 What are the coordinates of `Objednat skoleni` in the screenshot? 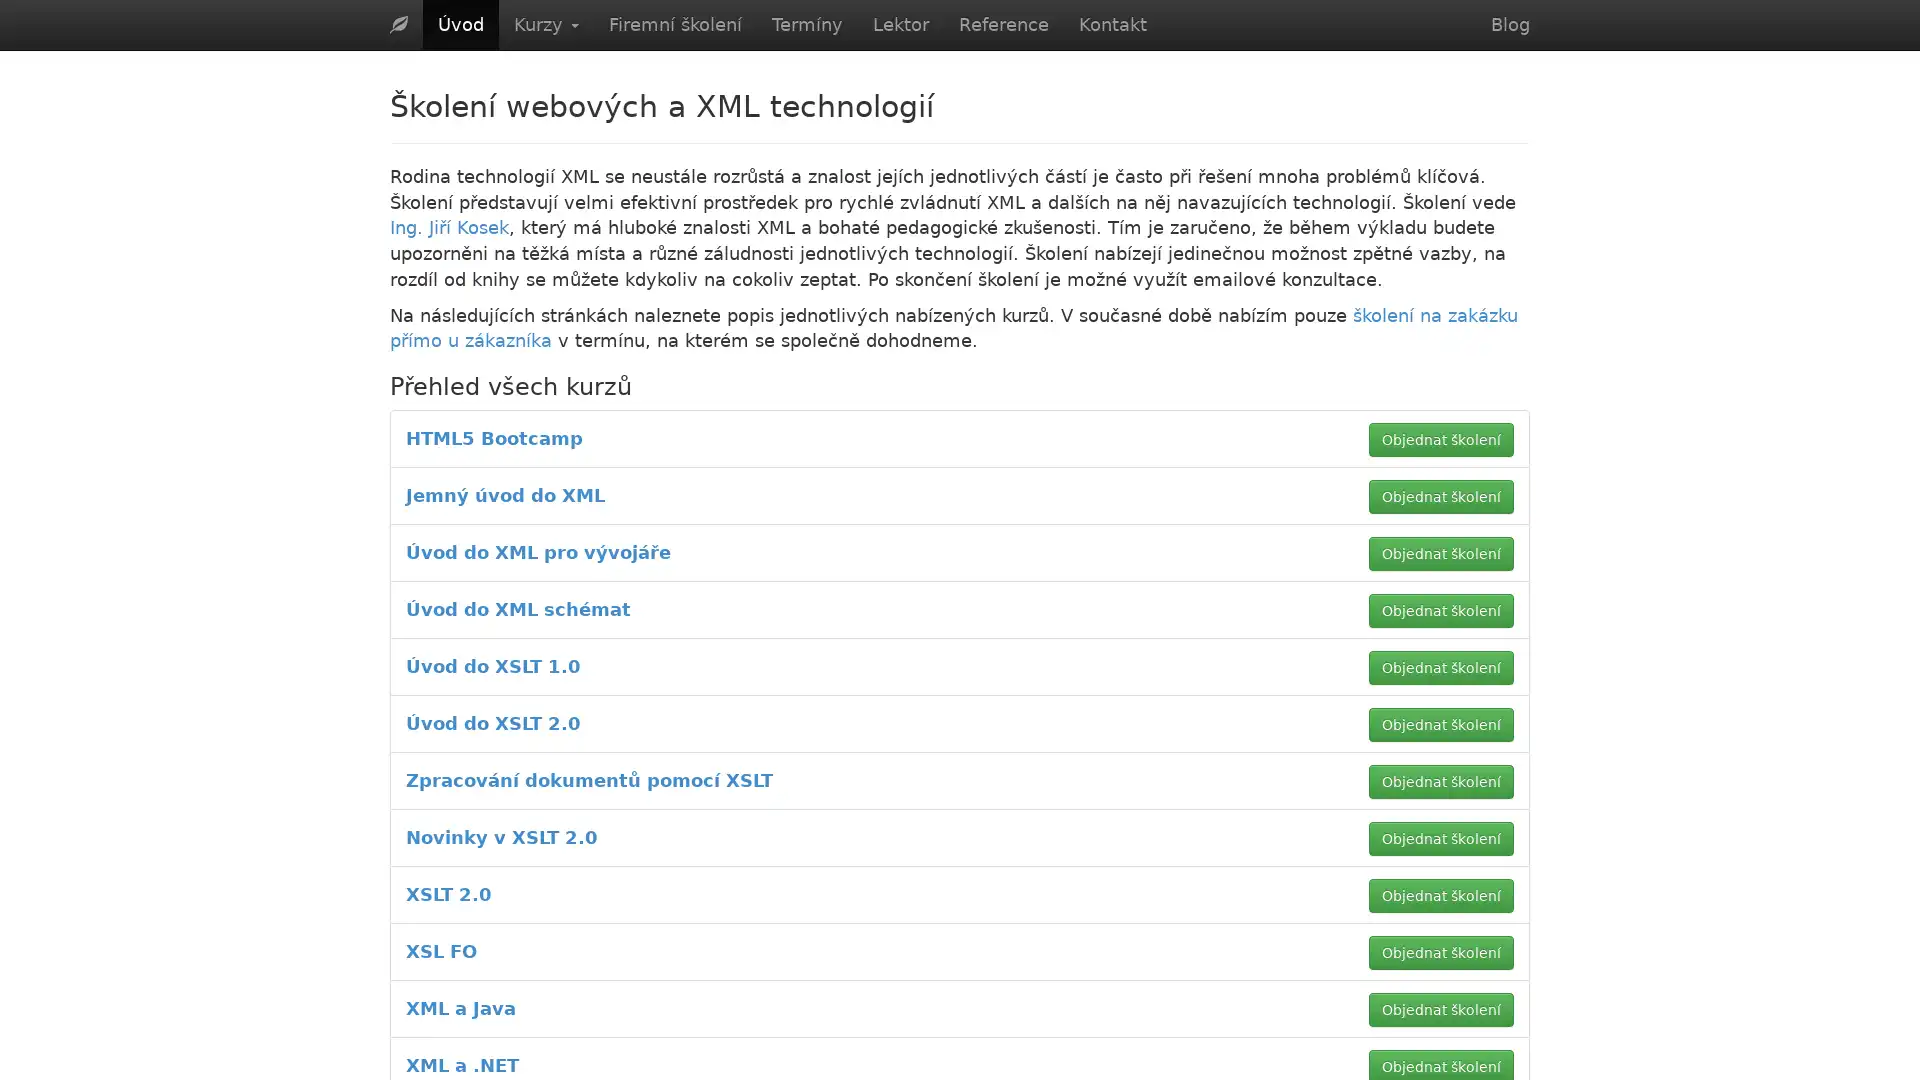 It's located at (1441, 725).